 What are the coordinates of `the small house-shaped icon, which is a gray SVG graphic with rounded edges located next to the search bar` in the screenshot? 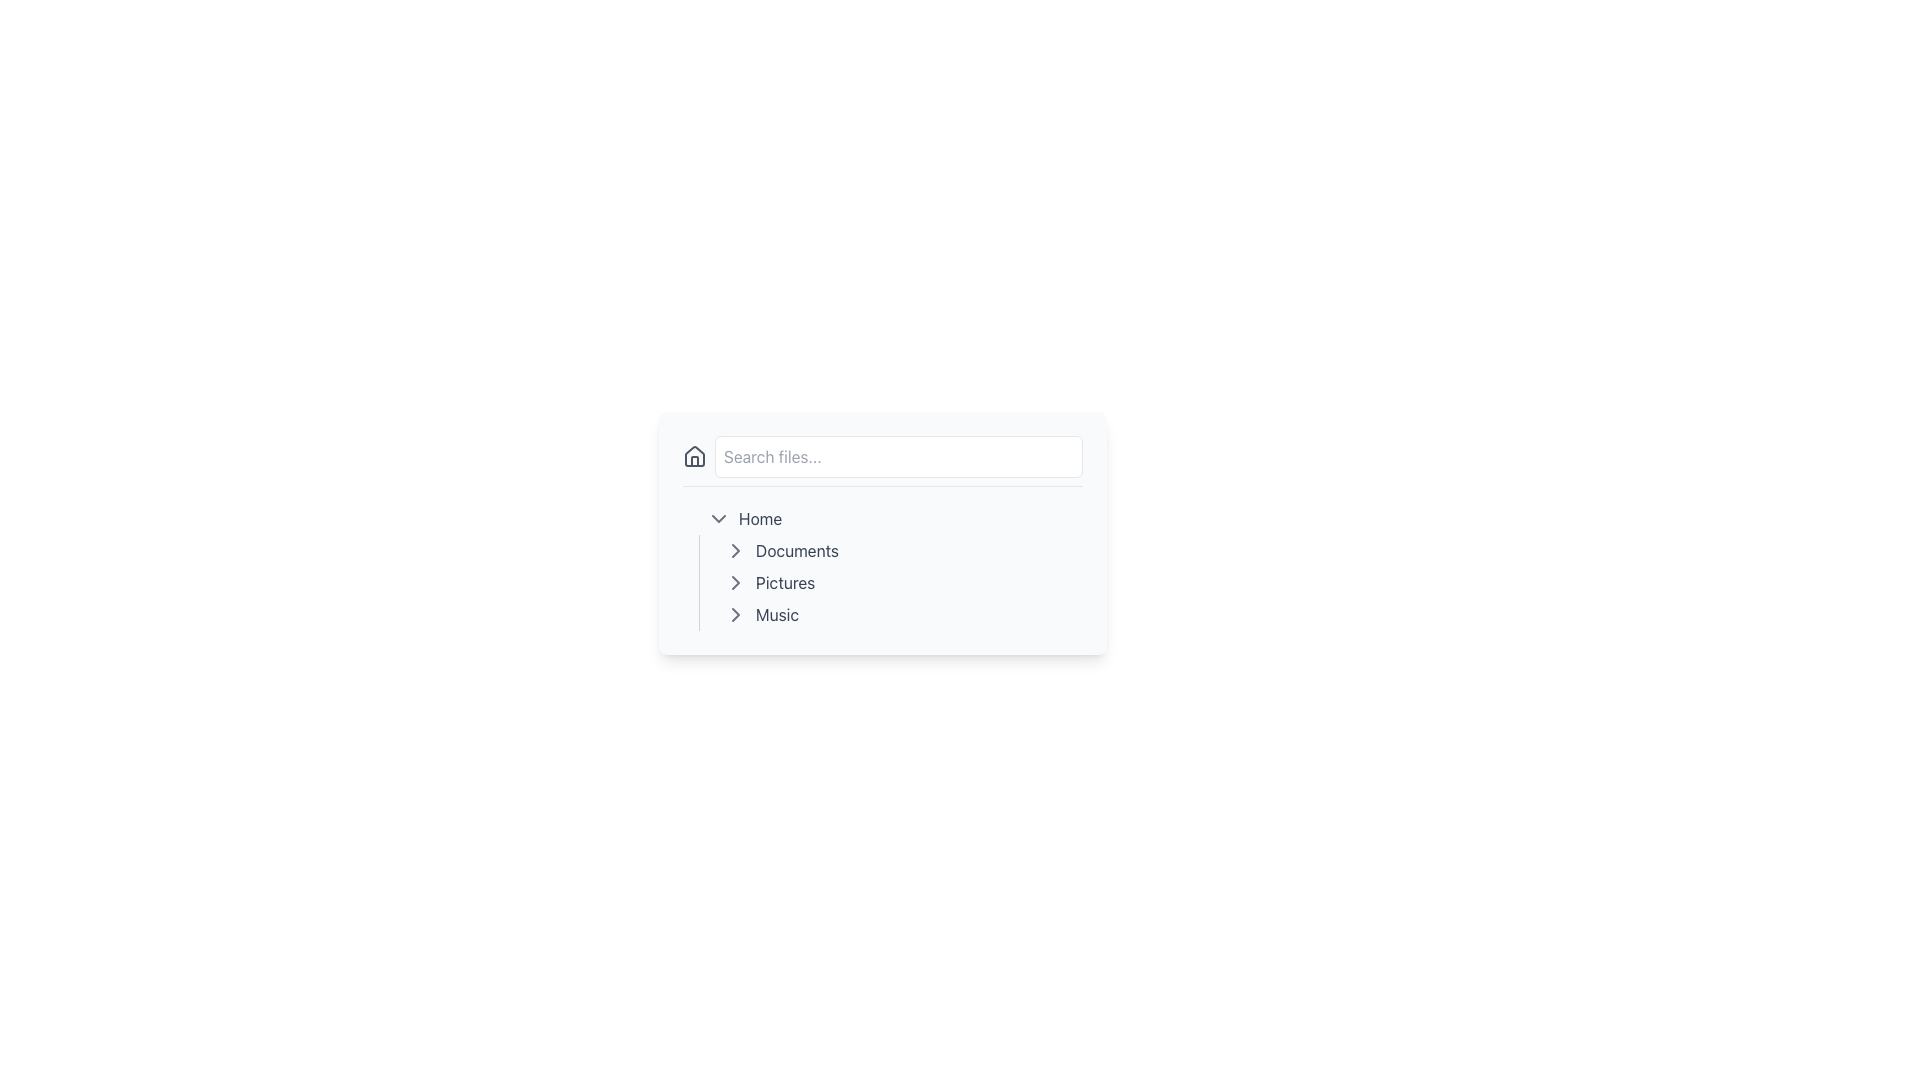 It's located at (695, 456).